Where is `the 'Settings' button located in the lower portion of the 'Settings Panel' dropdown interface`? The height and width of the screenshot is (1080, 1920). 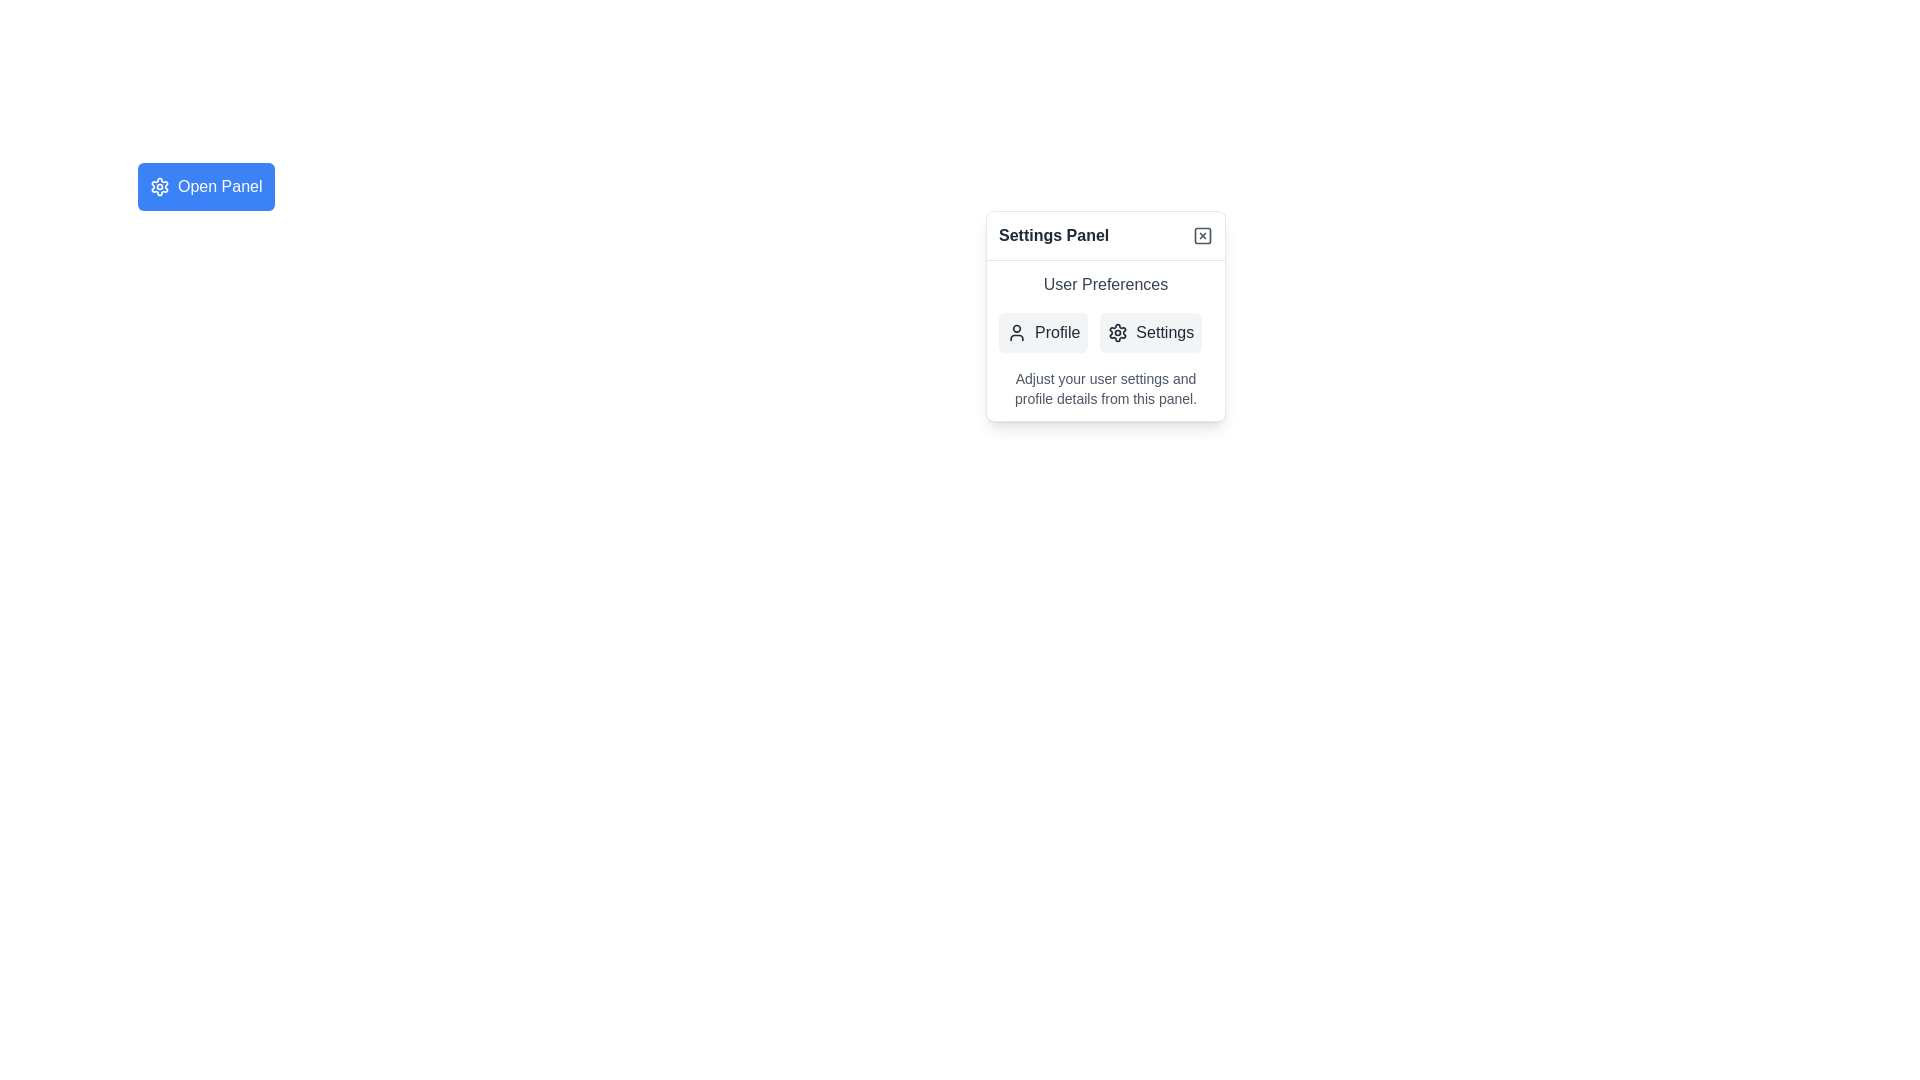
the 'Settings' button located in the lower portion of the 'Settings Panel' dropdown interface is located at coordinates (1104, 339).